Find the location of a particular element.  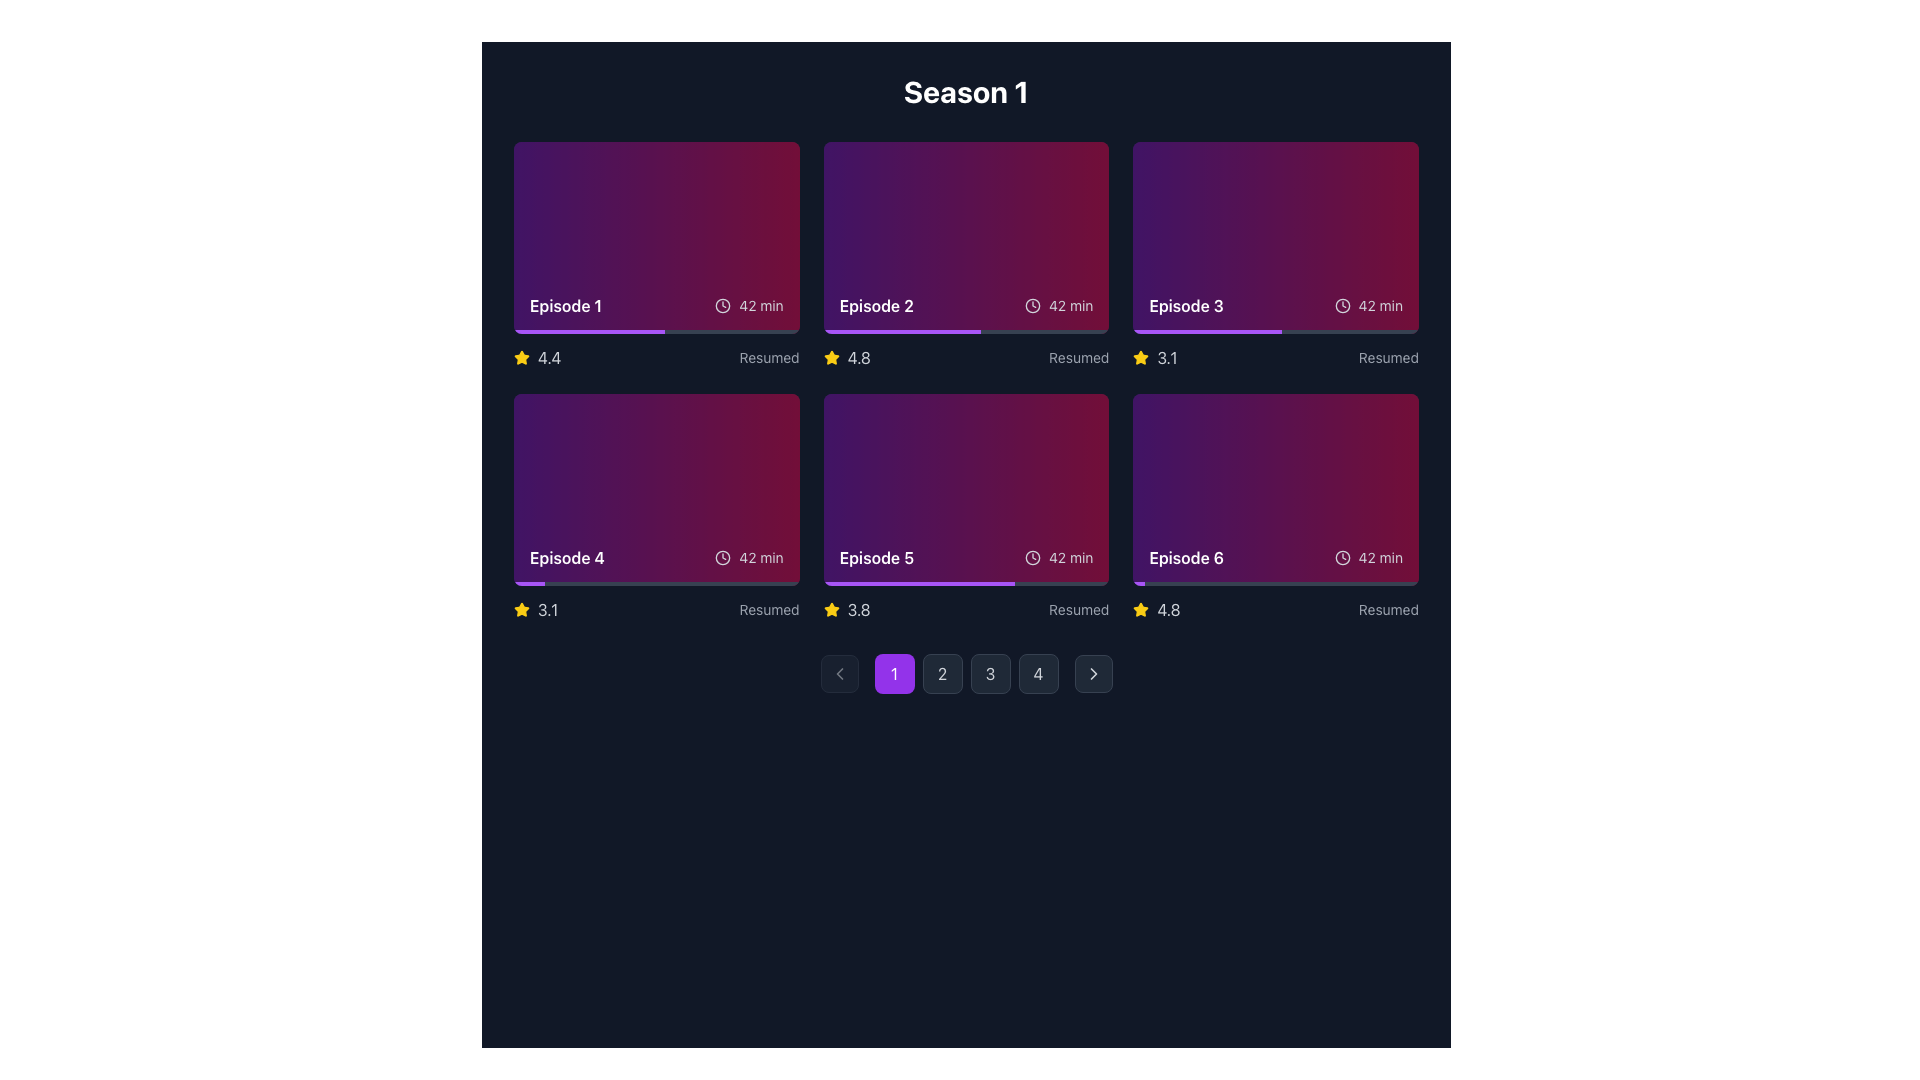

the page selection button labeled '3' is located at coordinates (966, 674).